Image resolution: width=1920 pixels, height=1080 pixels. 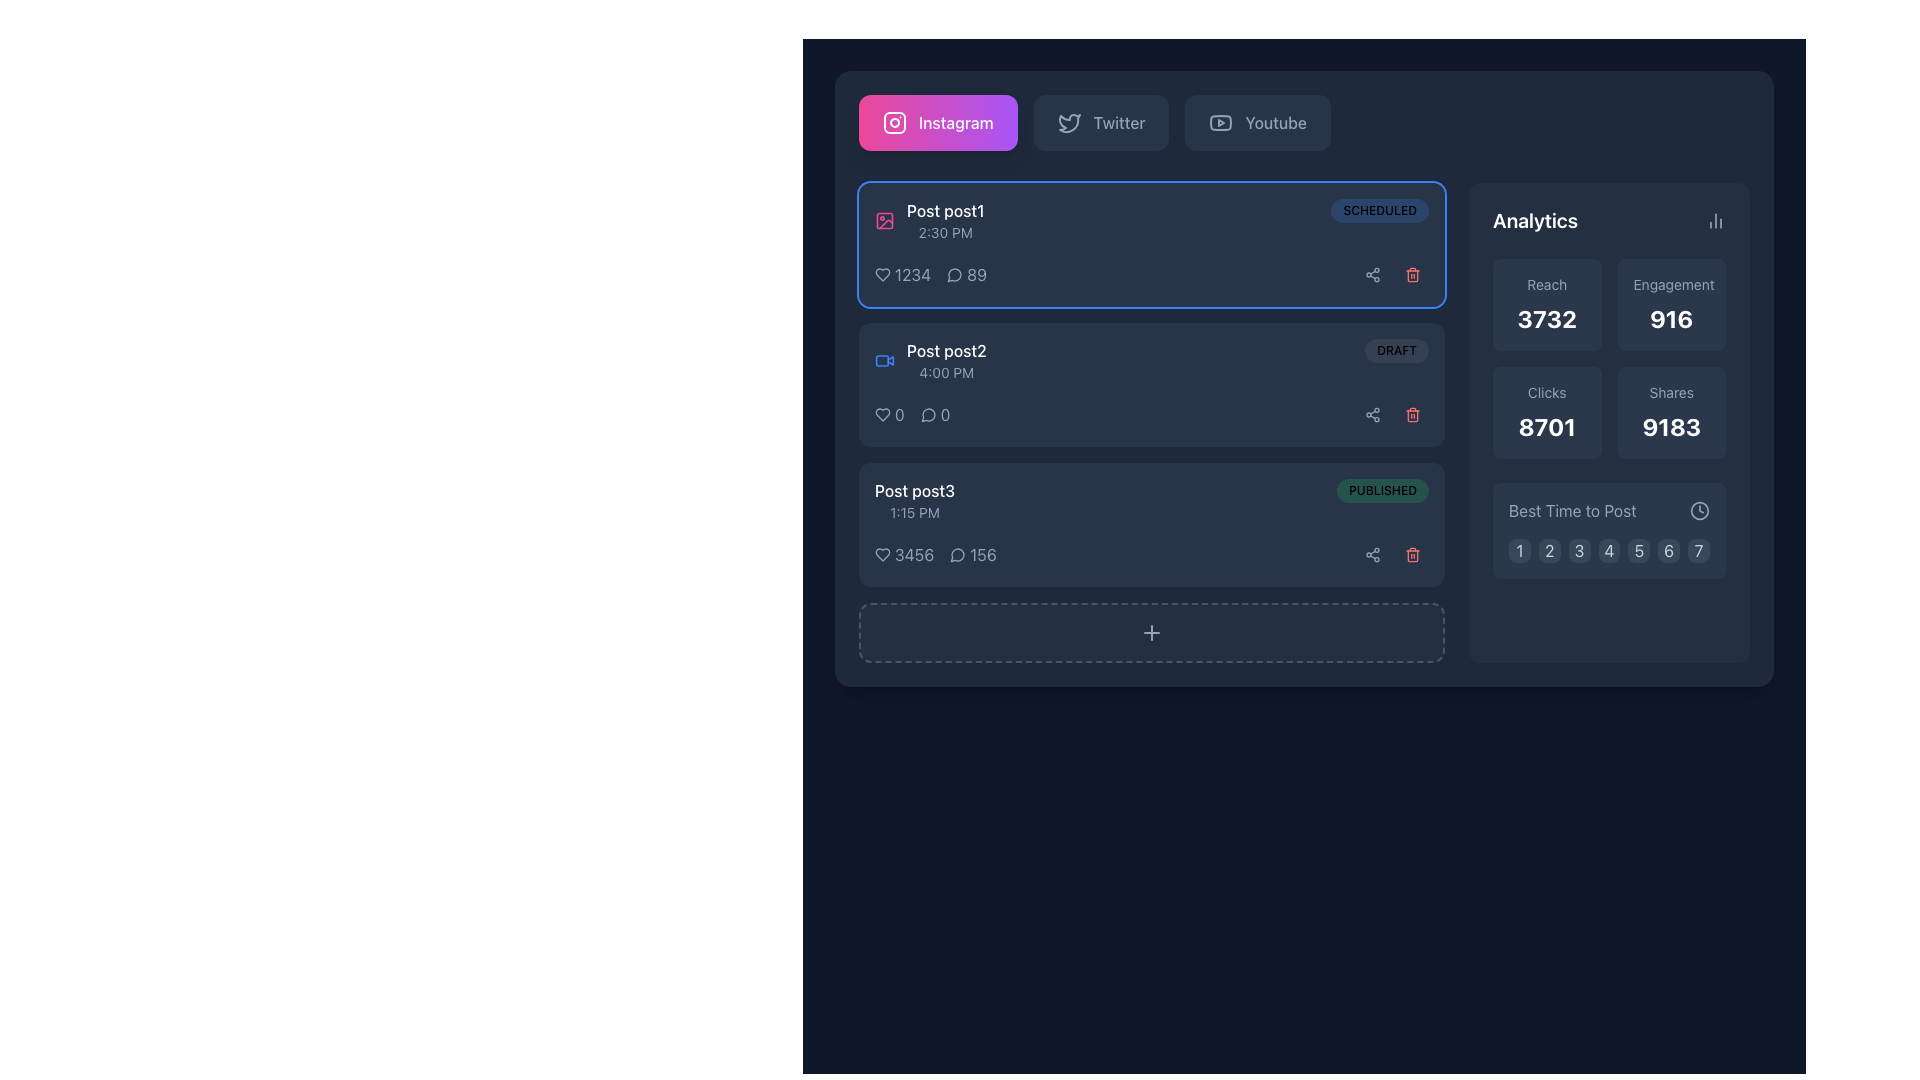 I want to click on the second list item representing a draft post, so click(x=1152, y=361).